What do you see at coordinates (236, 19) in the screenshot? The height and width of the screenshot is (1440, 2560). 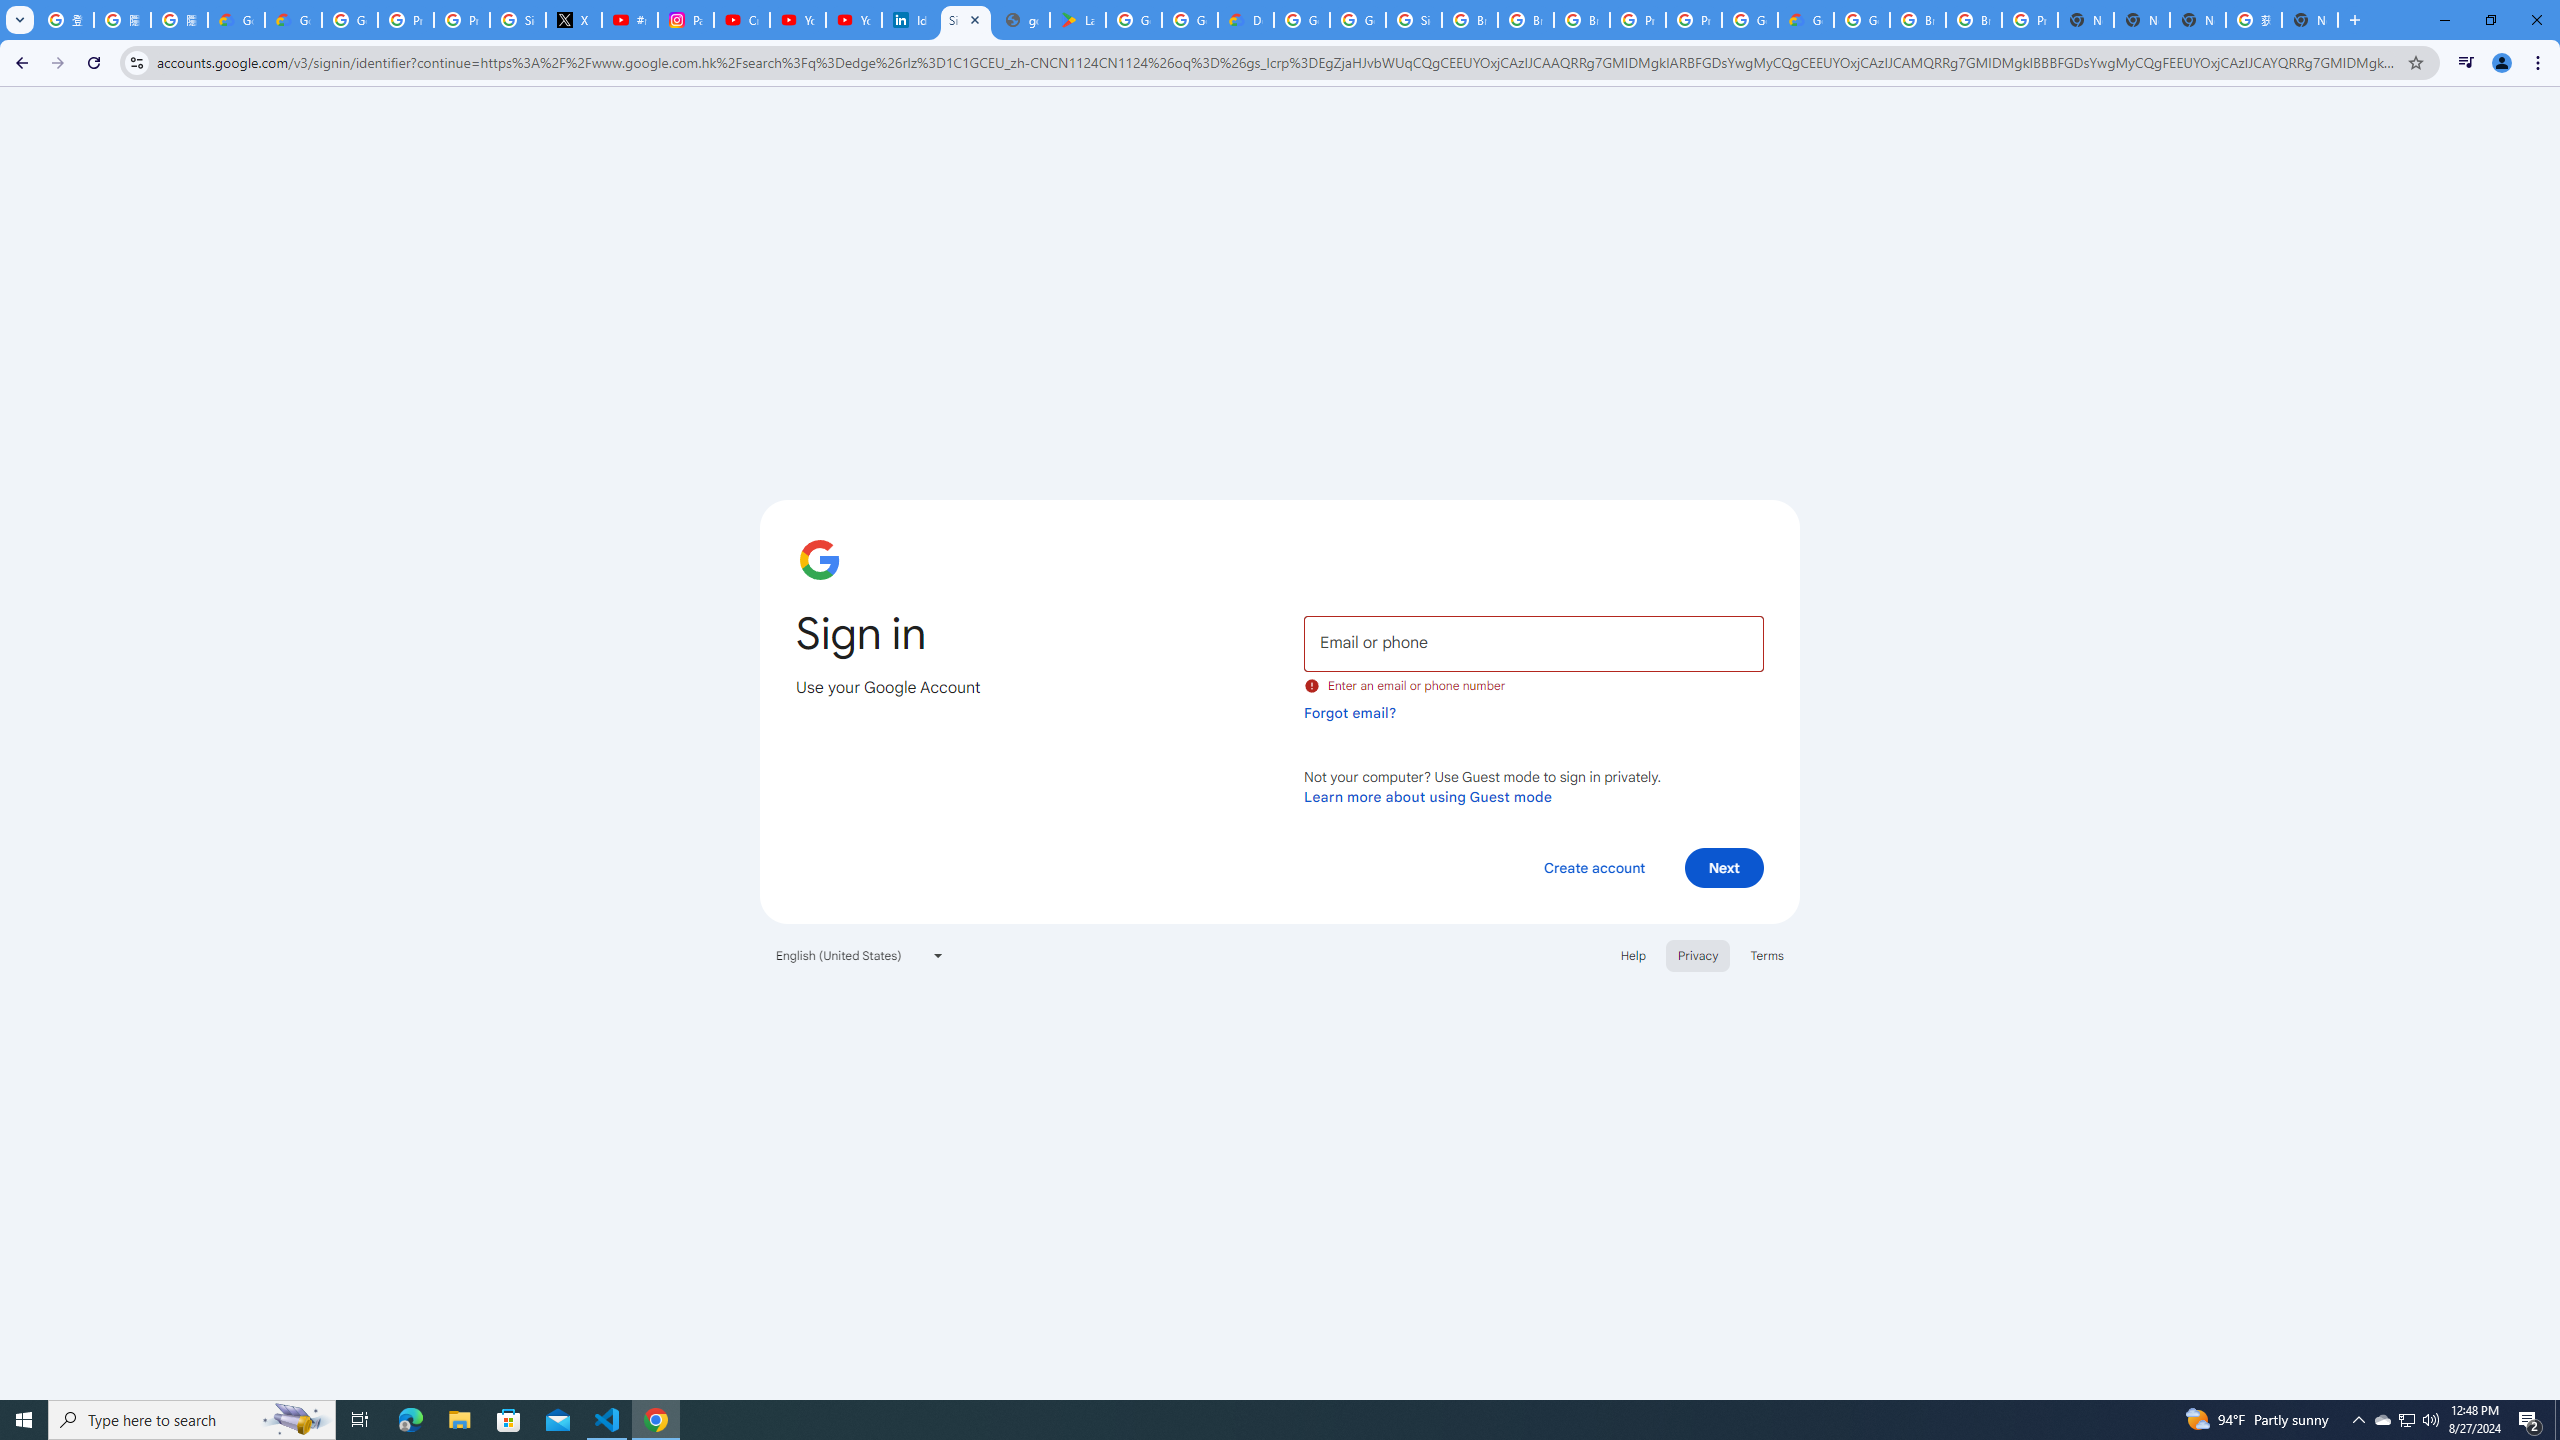 I see `'Google Cloud Privacy Notice'` at bounding box center [236, 19].